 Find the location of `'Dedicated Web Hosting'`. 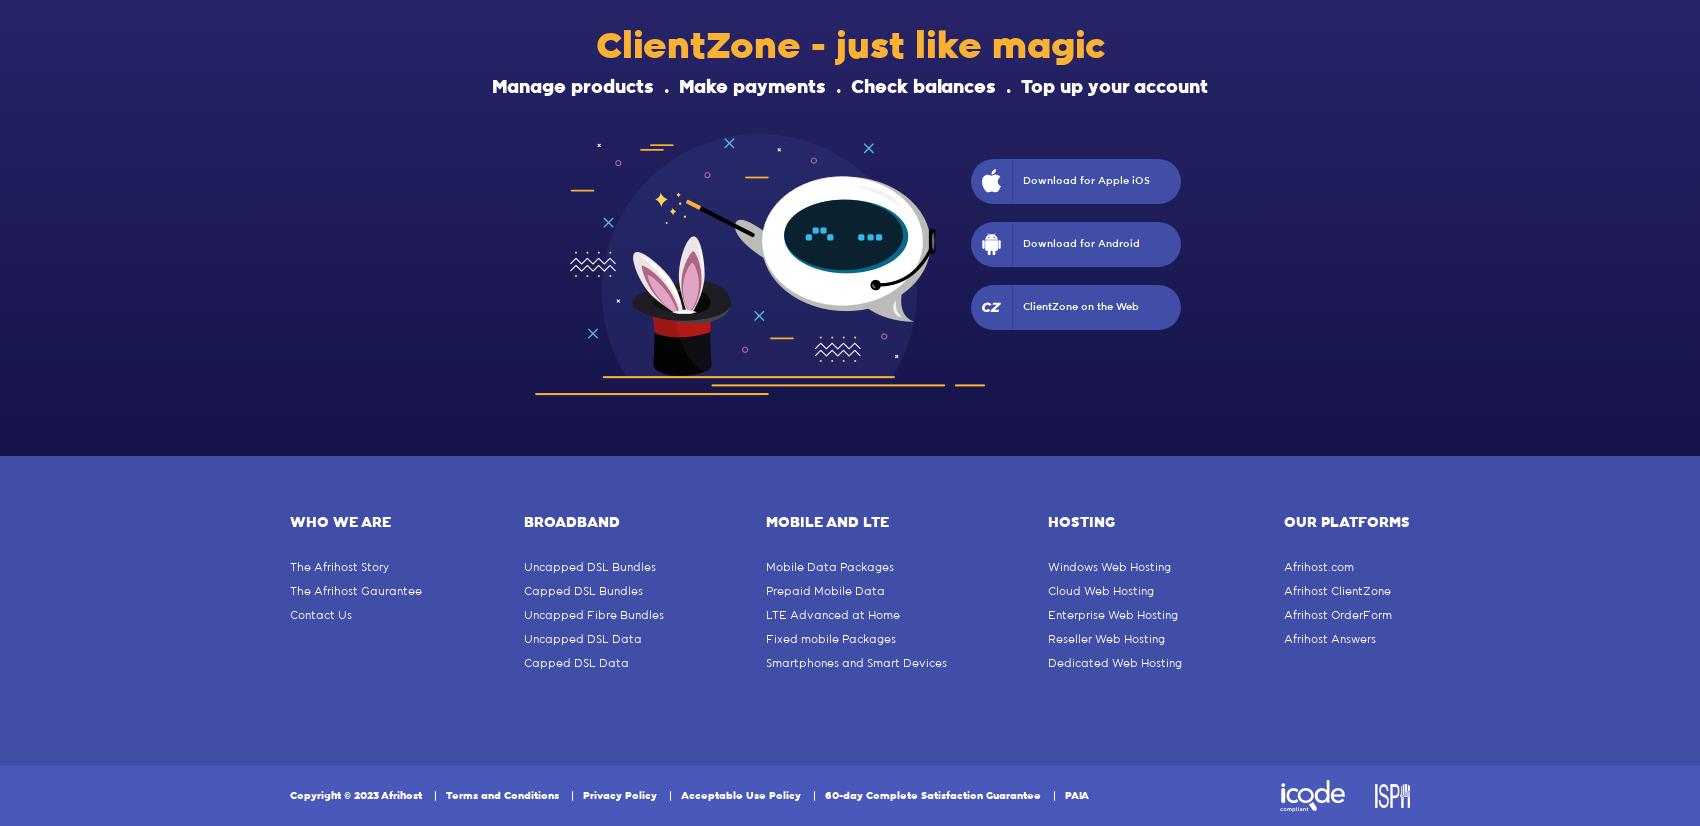

'Dedicated Web Hosting' is located at coordinates (1115, 663).